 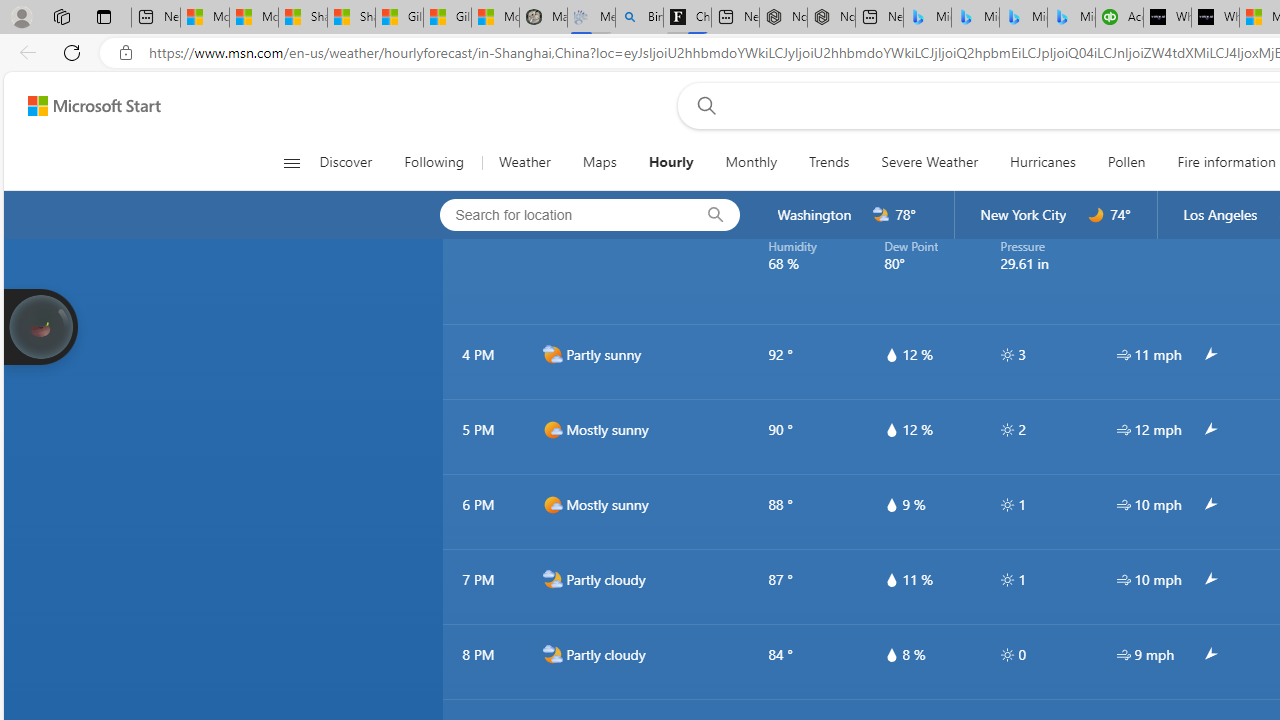 I want to click on 'Search for location', so click(x=560, y=214).